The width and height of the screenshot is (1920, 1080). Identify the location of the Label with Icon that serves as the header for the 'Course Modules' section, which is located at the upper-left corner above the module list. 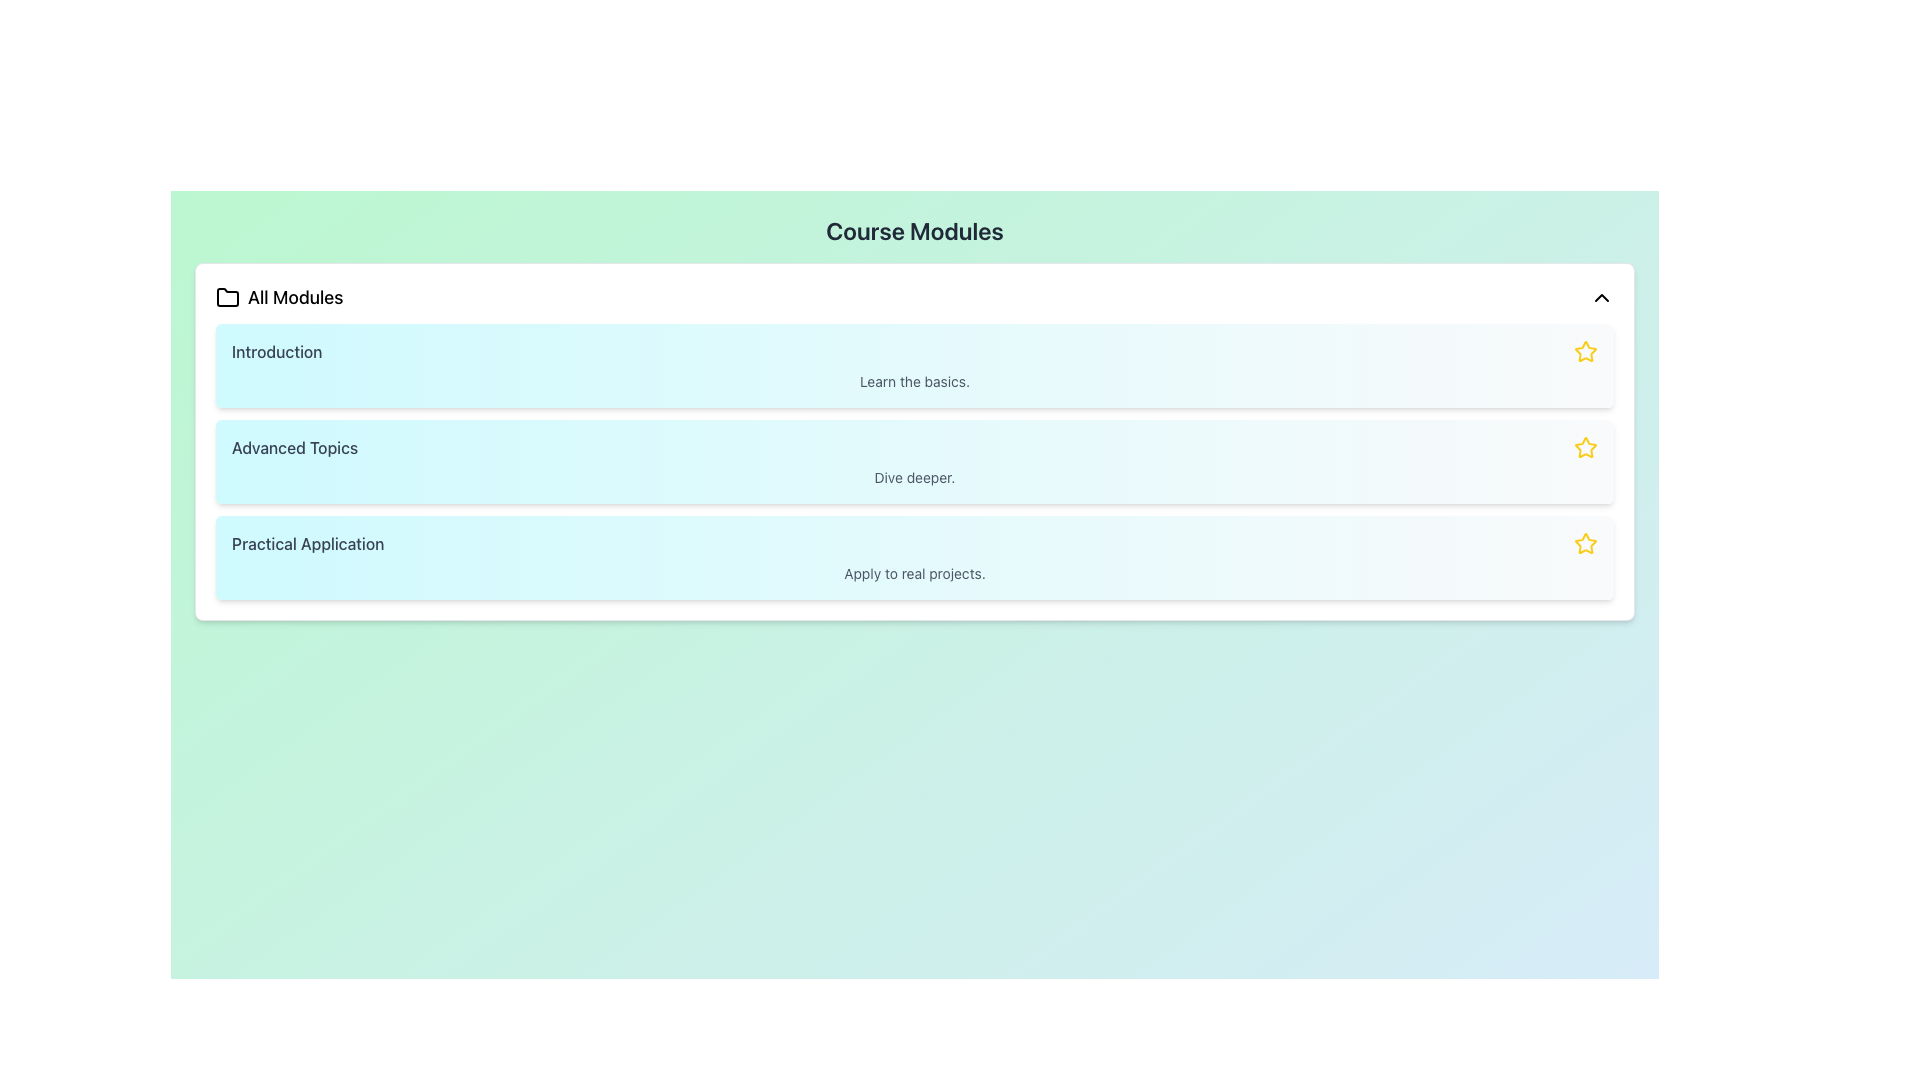
(278, 297).